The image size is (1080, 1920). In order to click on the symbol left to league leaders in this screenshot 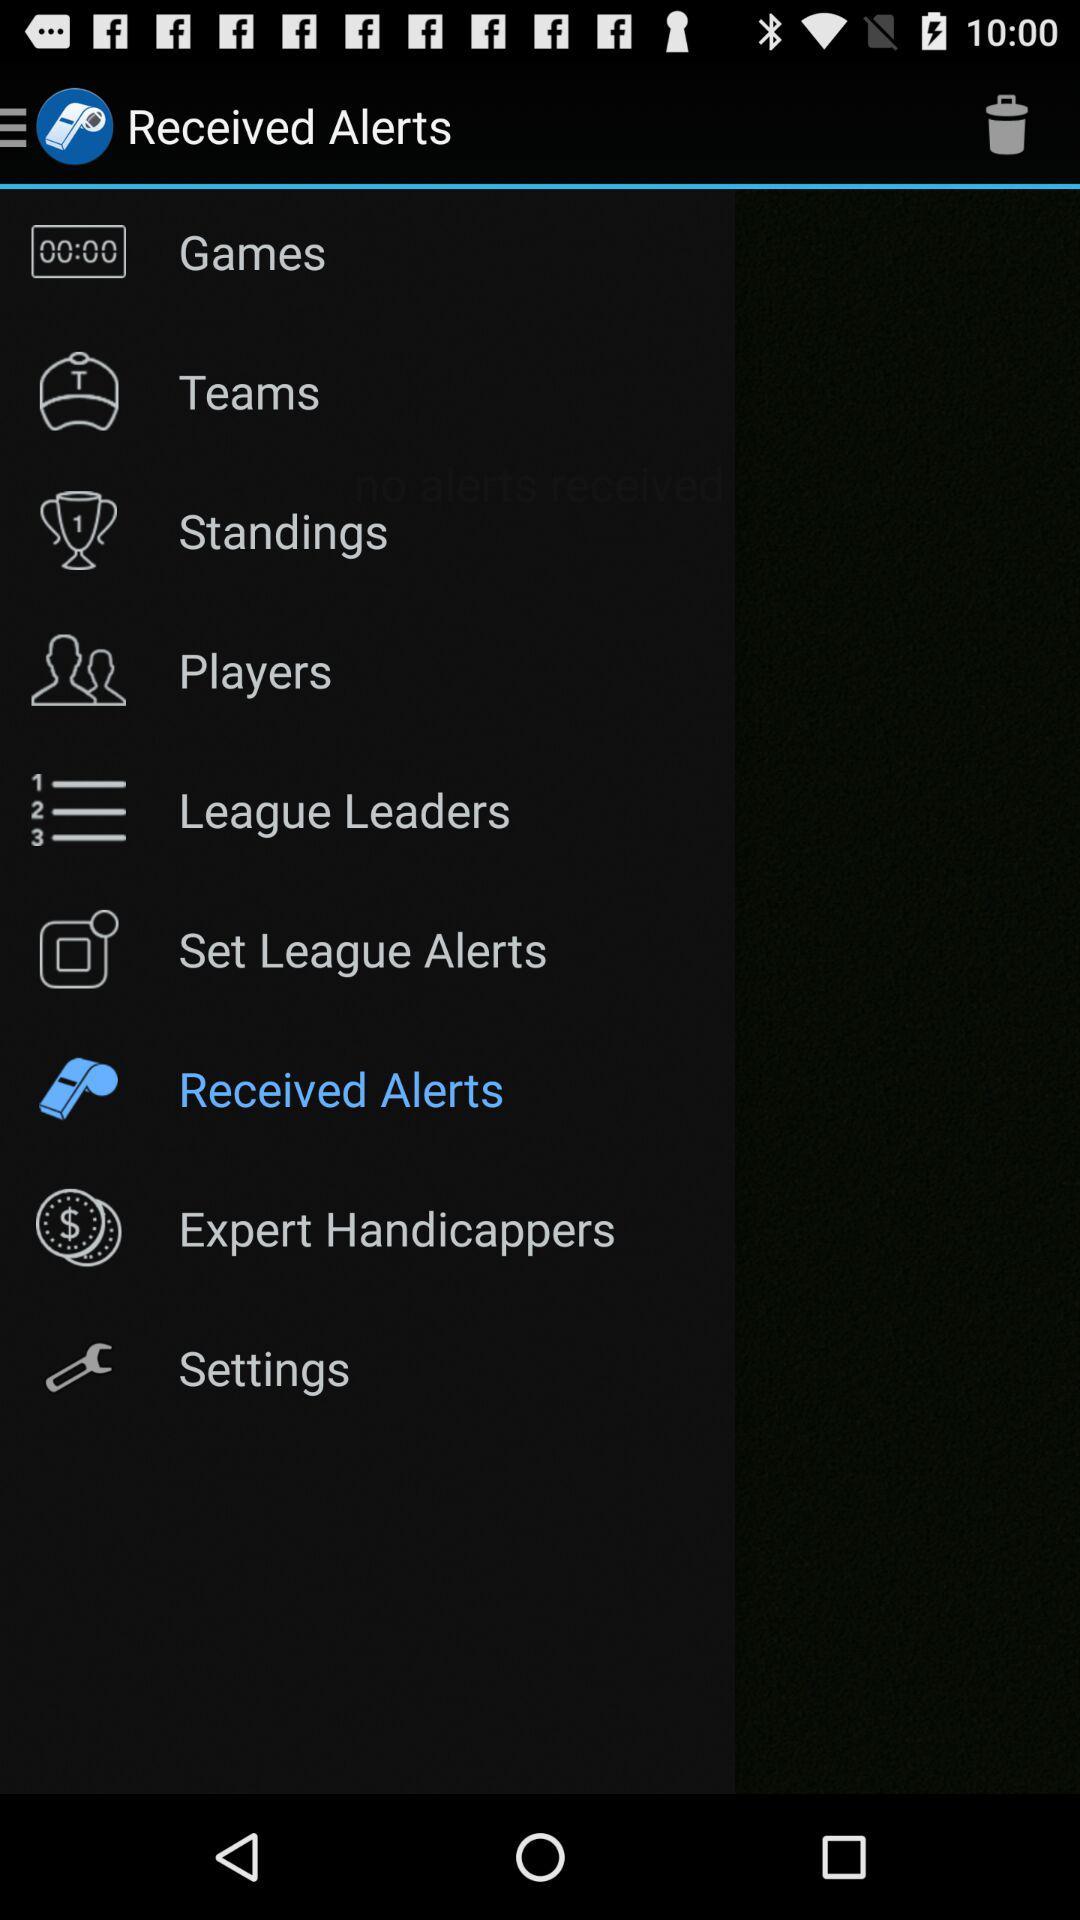, I will do `click(77, 809)`.